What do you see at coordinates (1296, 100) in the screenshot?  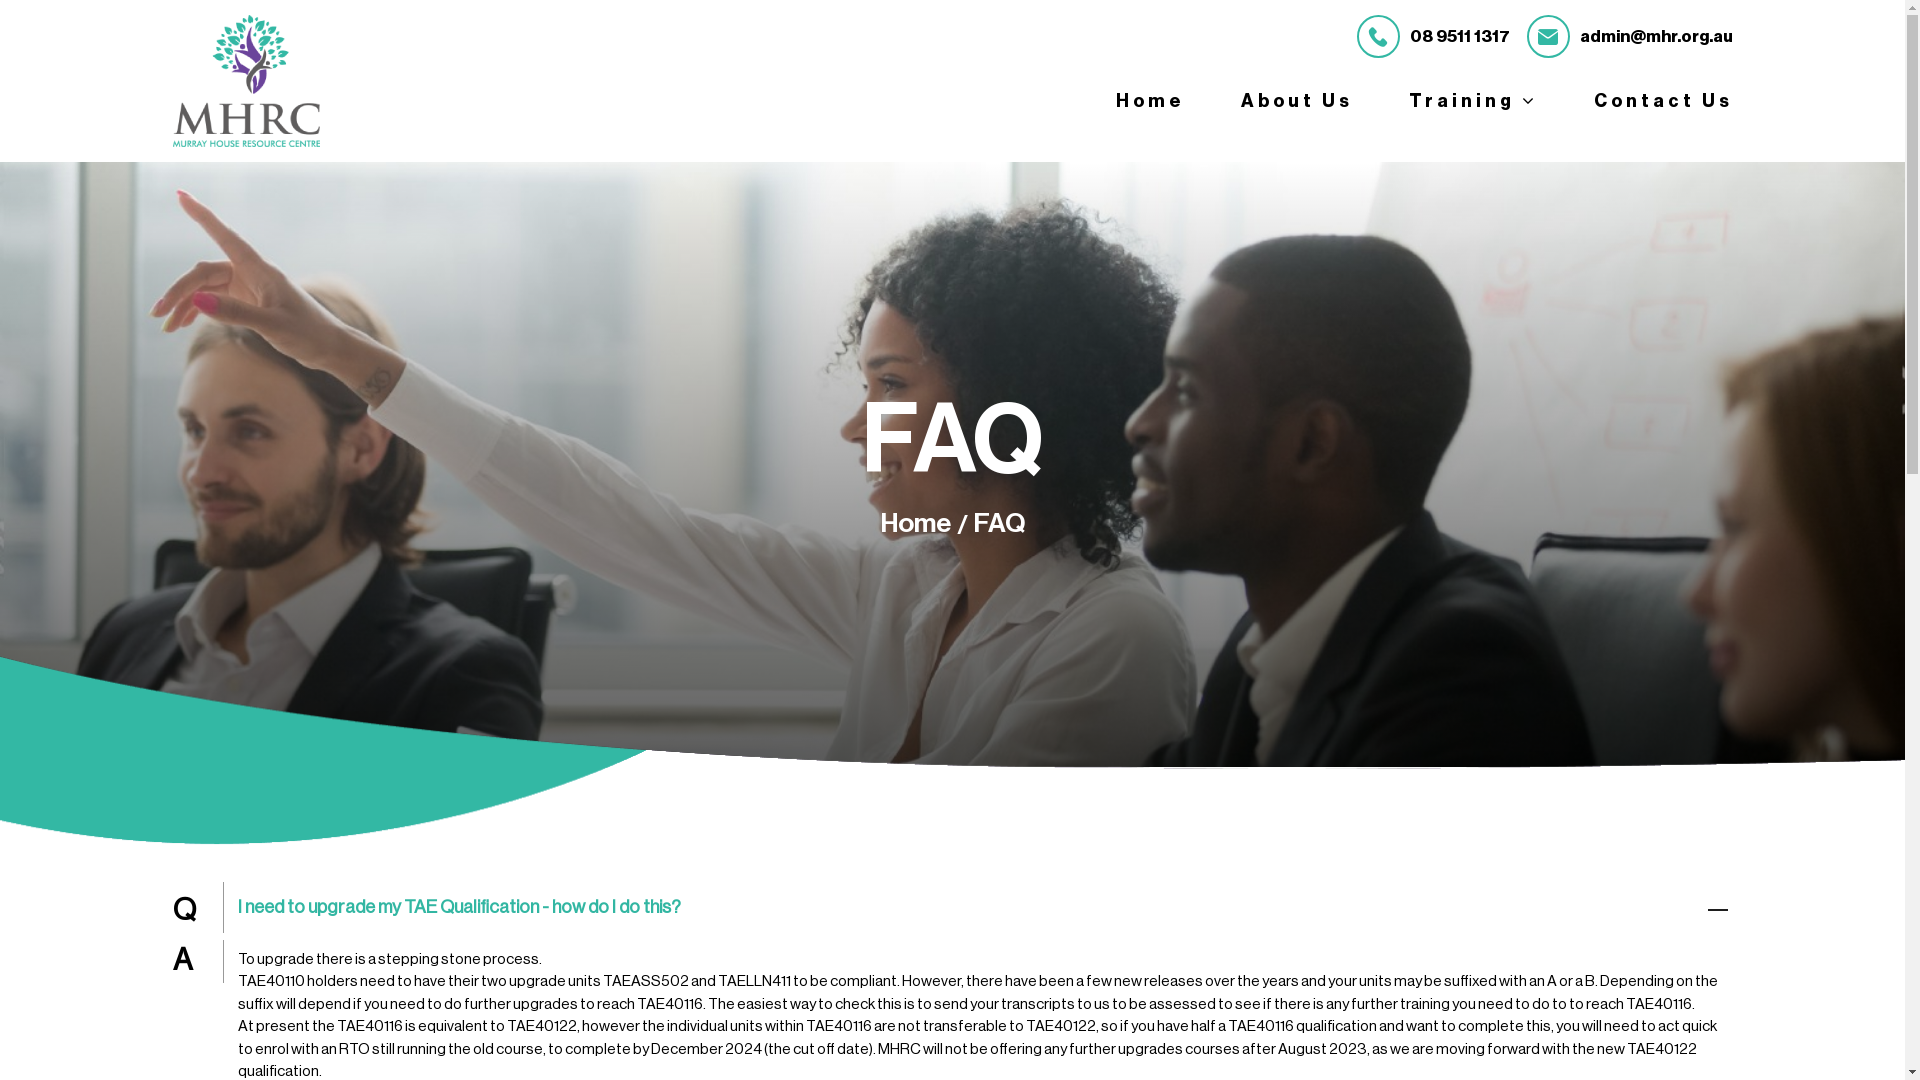 I see `'About Us'` at bounding box center [1296, 100].